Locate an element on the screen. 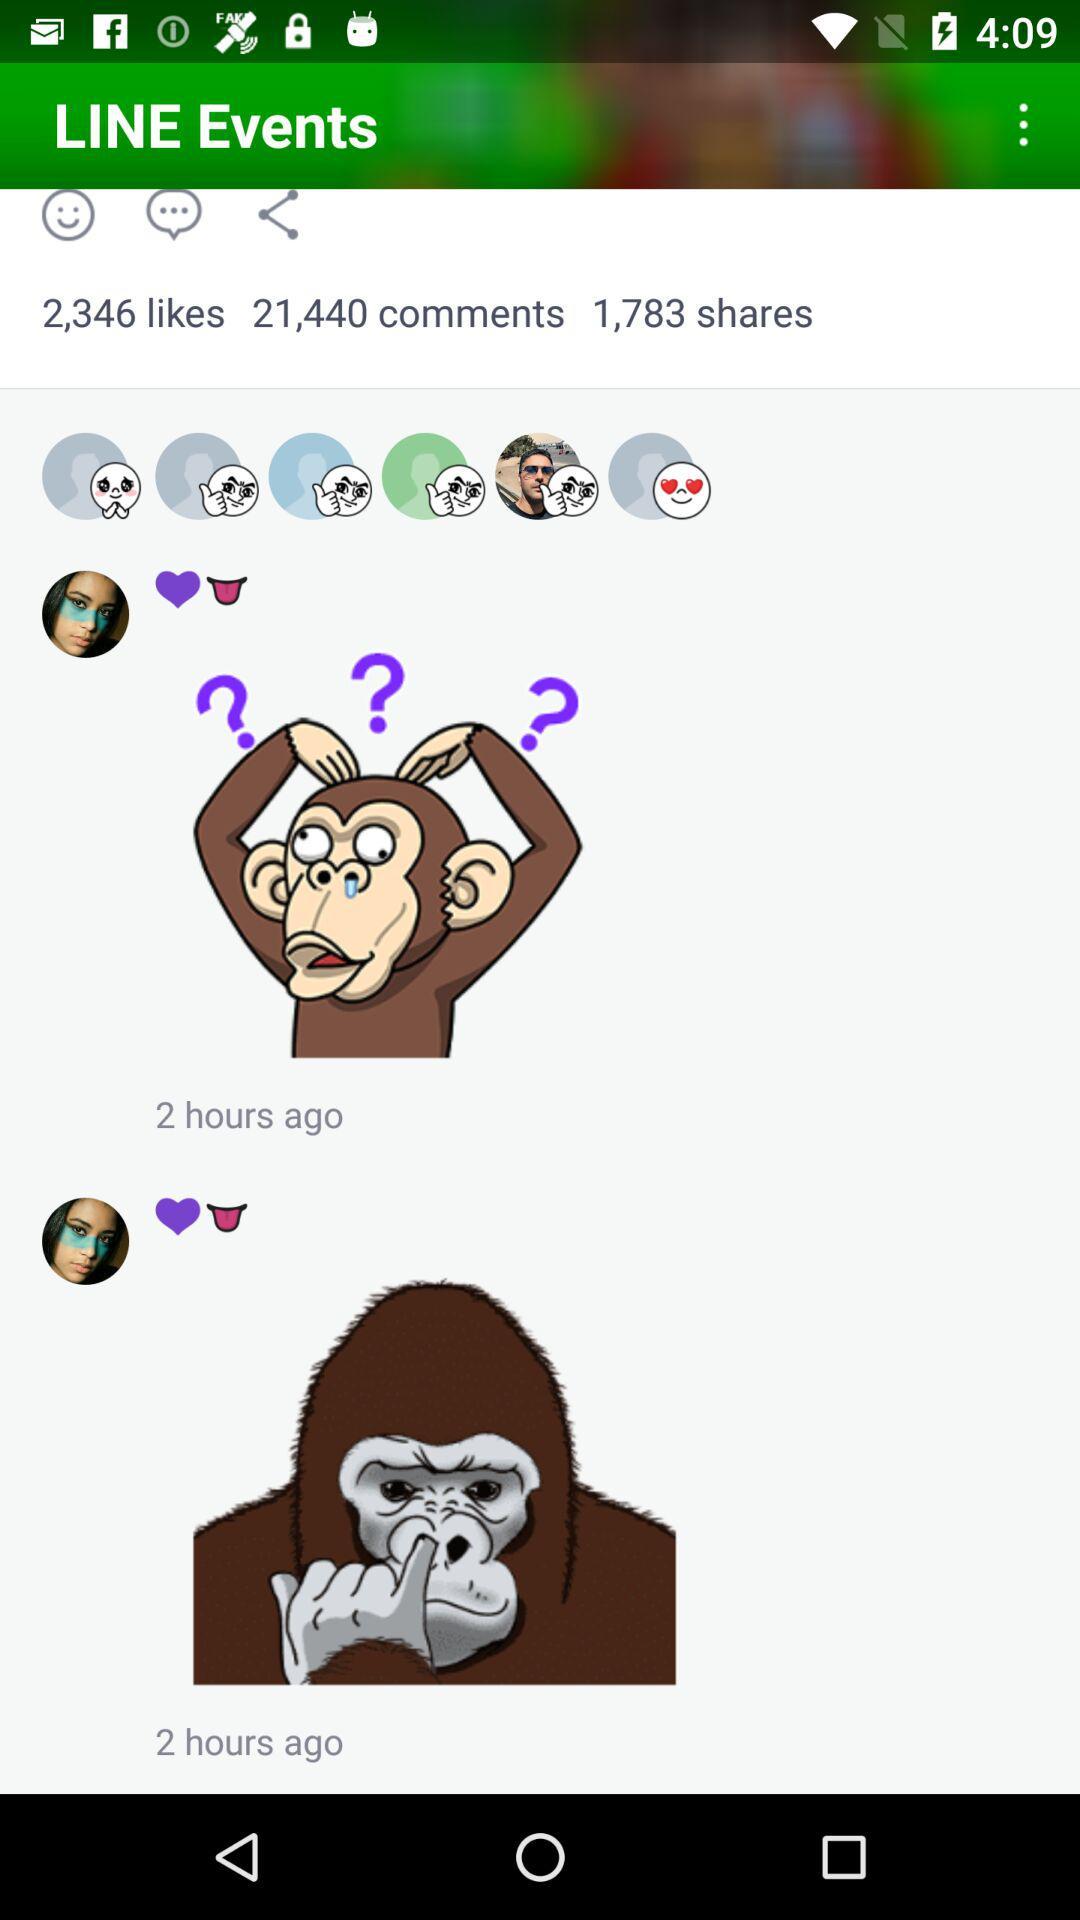  the 1,783 shares icon is located at coordinates (701, 312).